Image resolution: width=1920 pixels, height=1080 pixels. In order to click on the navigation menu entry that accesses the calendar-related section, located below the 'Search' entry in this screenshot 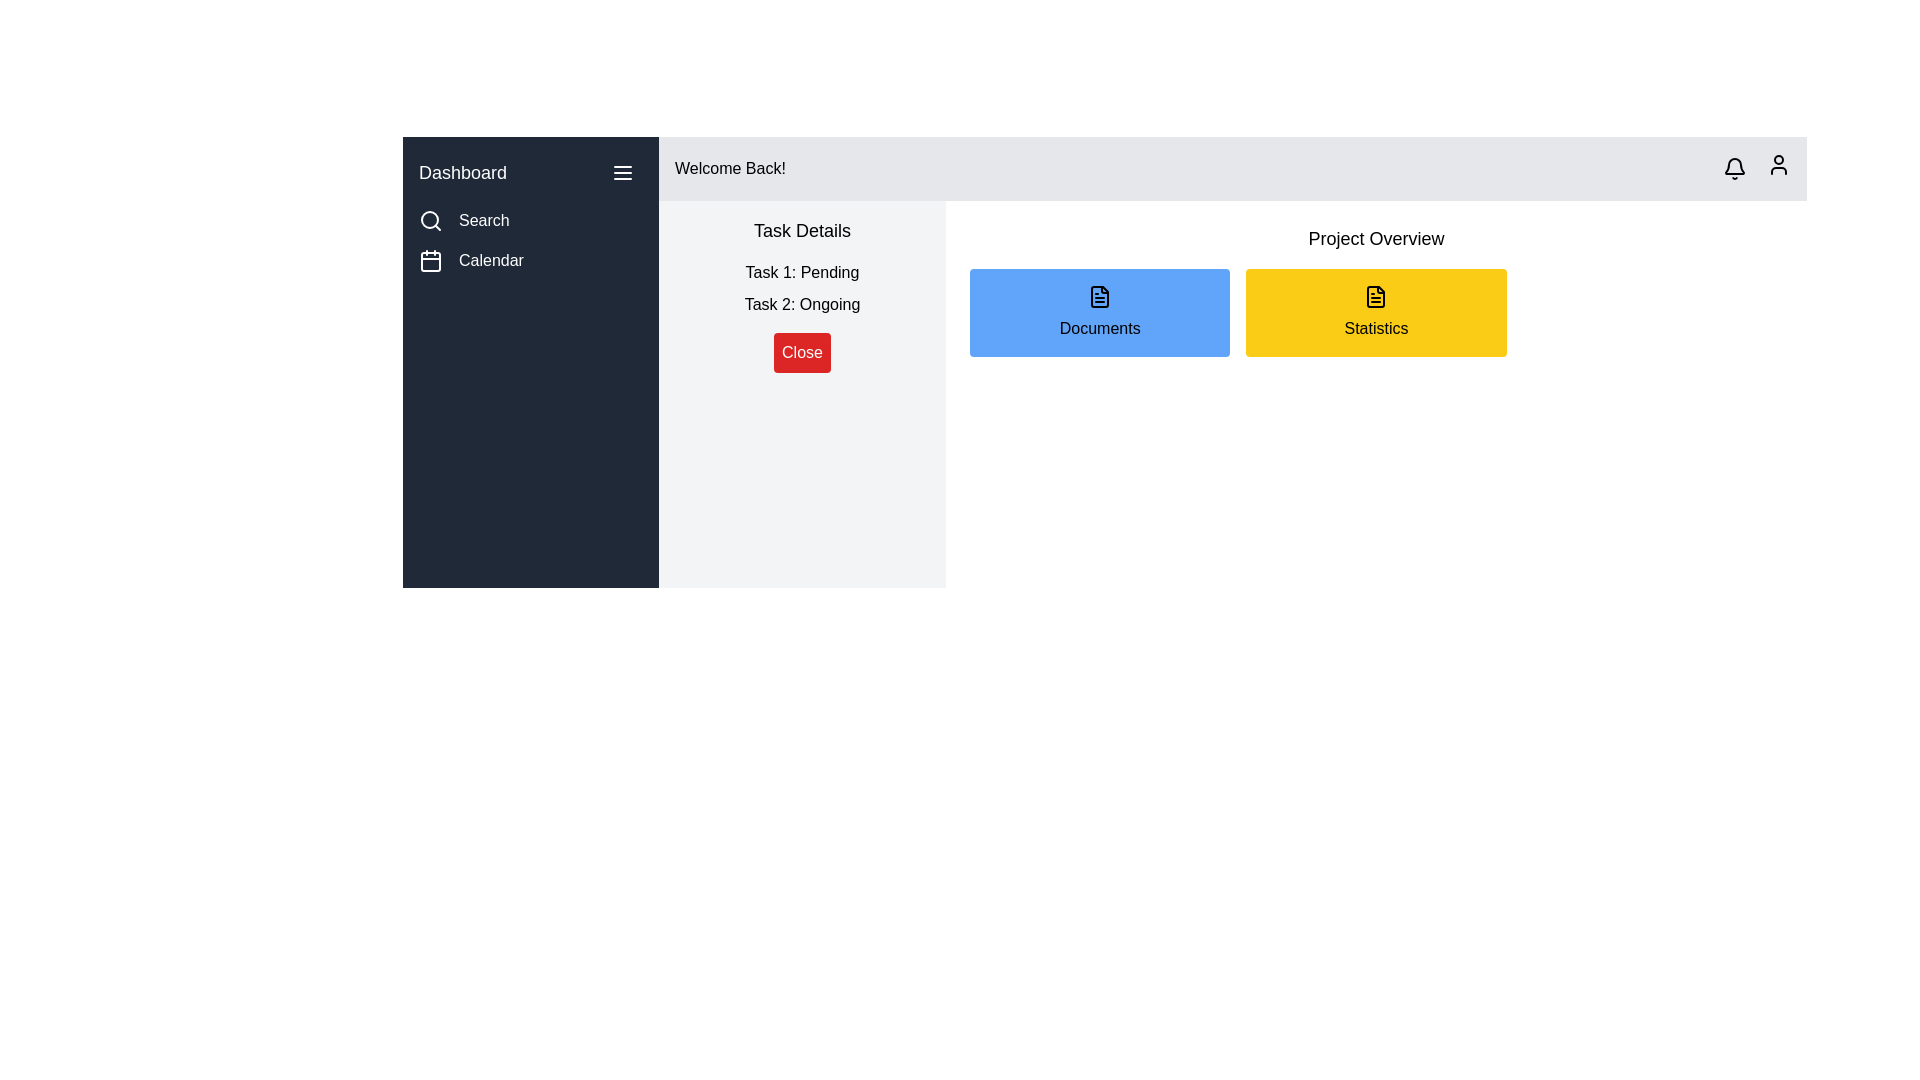, I will do `click(531, 260)`.